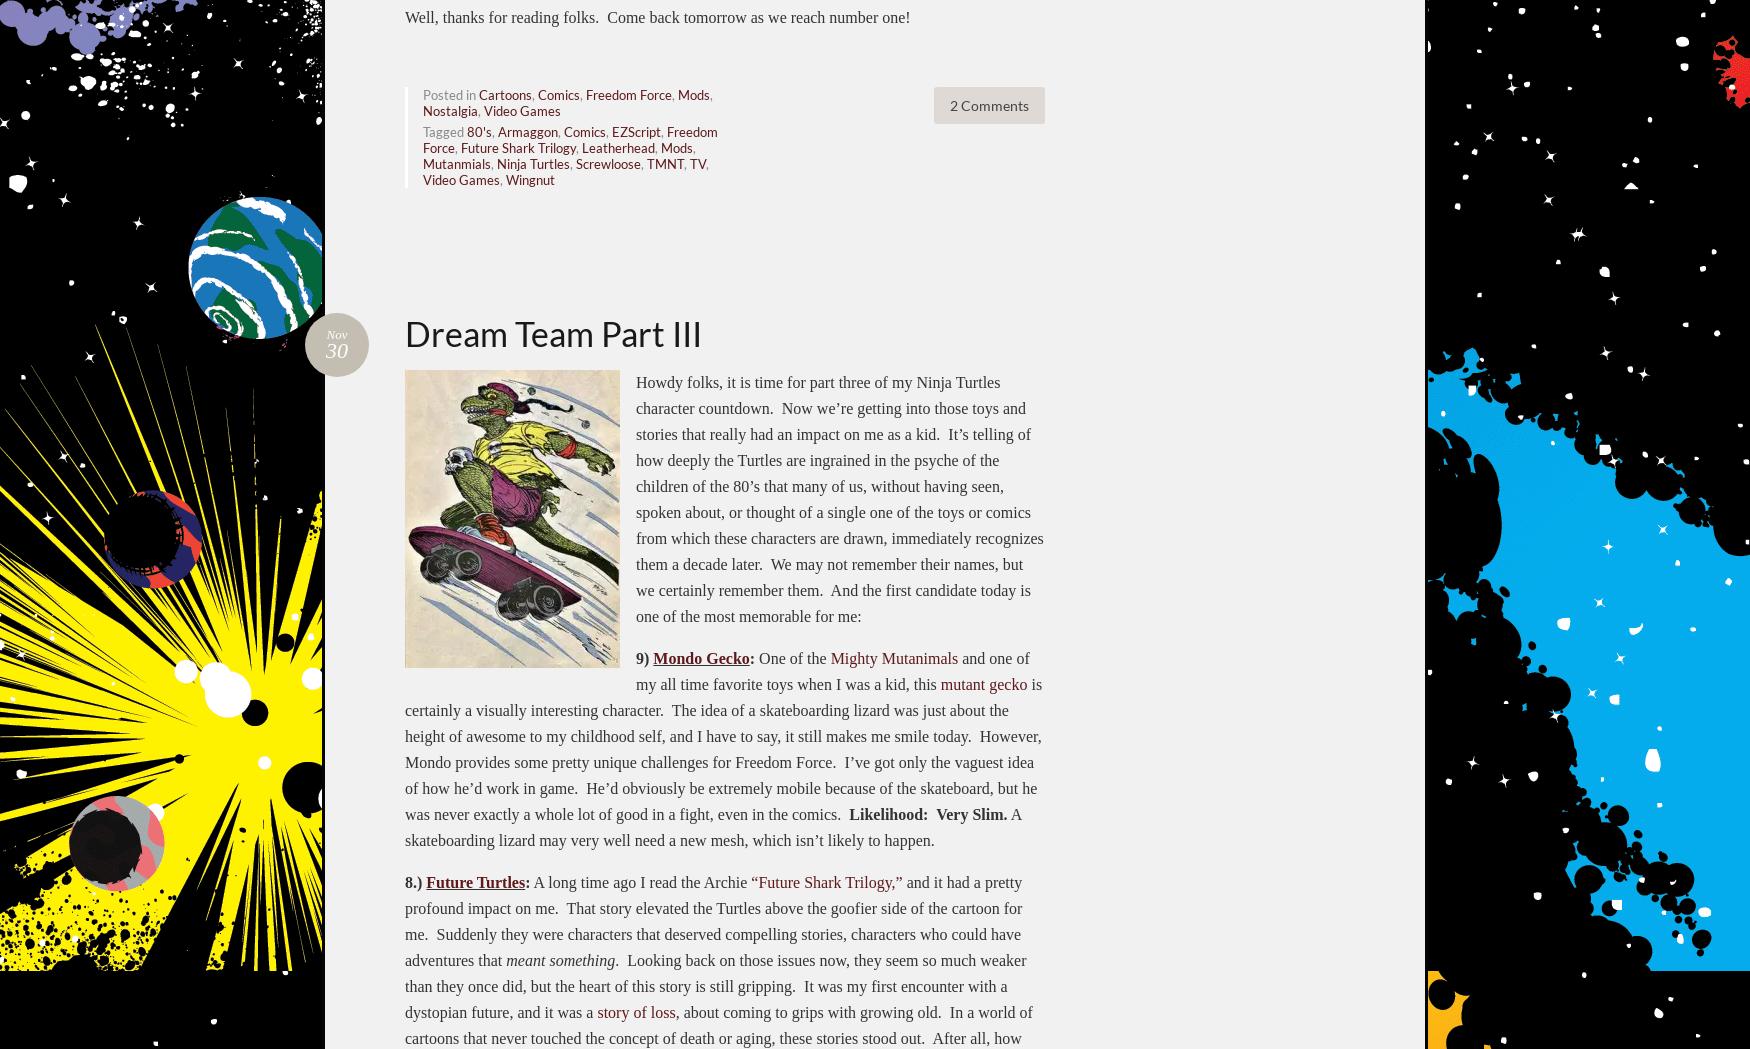  I want to click on 'Well, thanks for reading folks.  Come back tomorrow as we reach number one!', so click(656, 15).